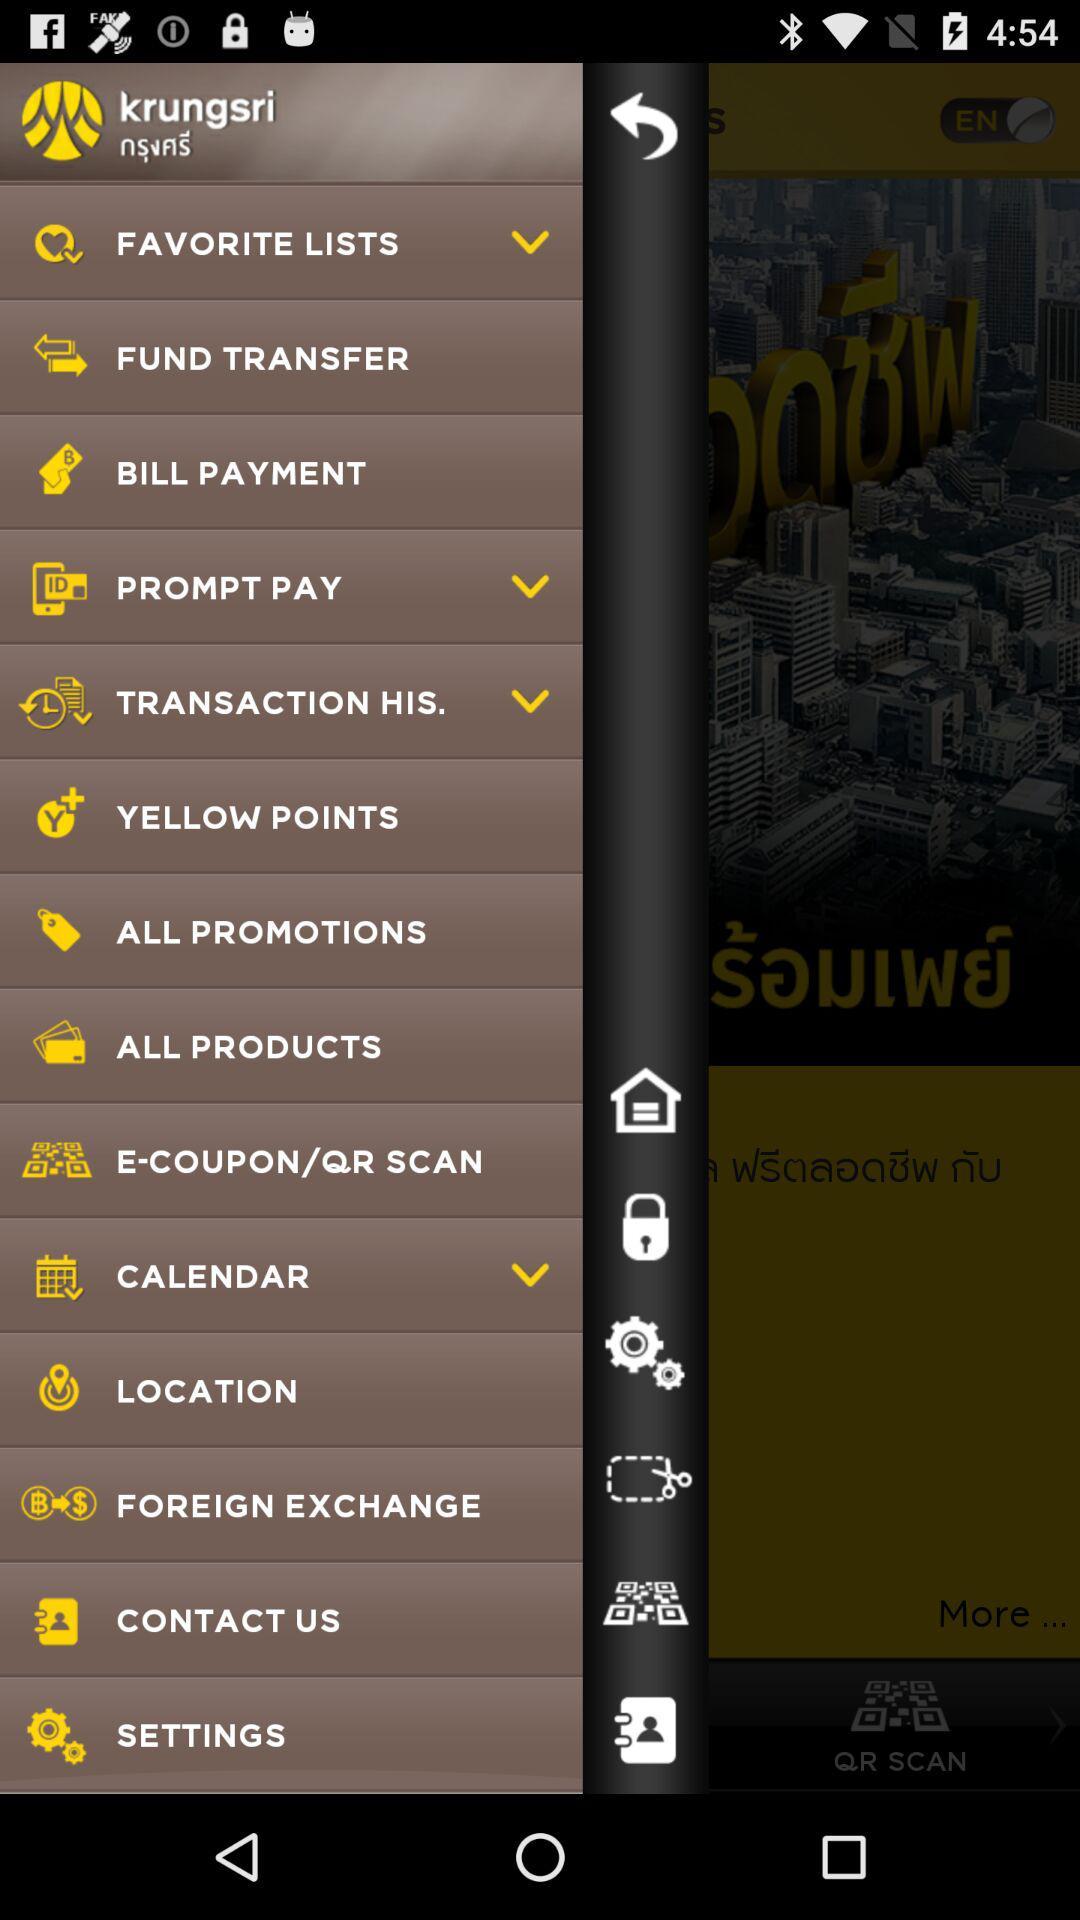 The image size is (1080, 1920). I want to click on the app next to e coupon qr icon, so click(645, 1226).